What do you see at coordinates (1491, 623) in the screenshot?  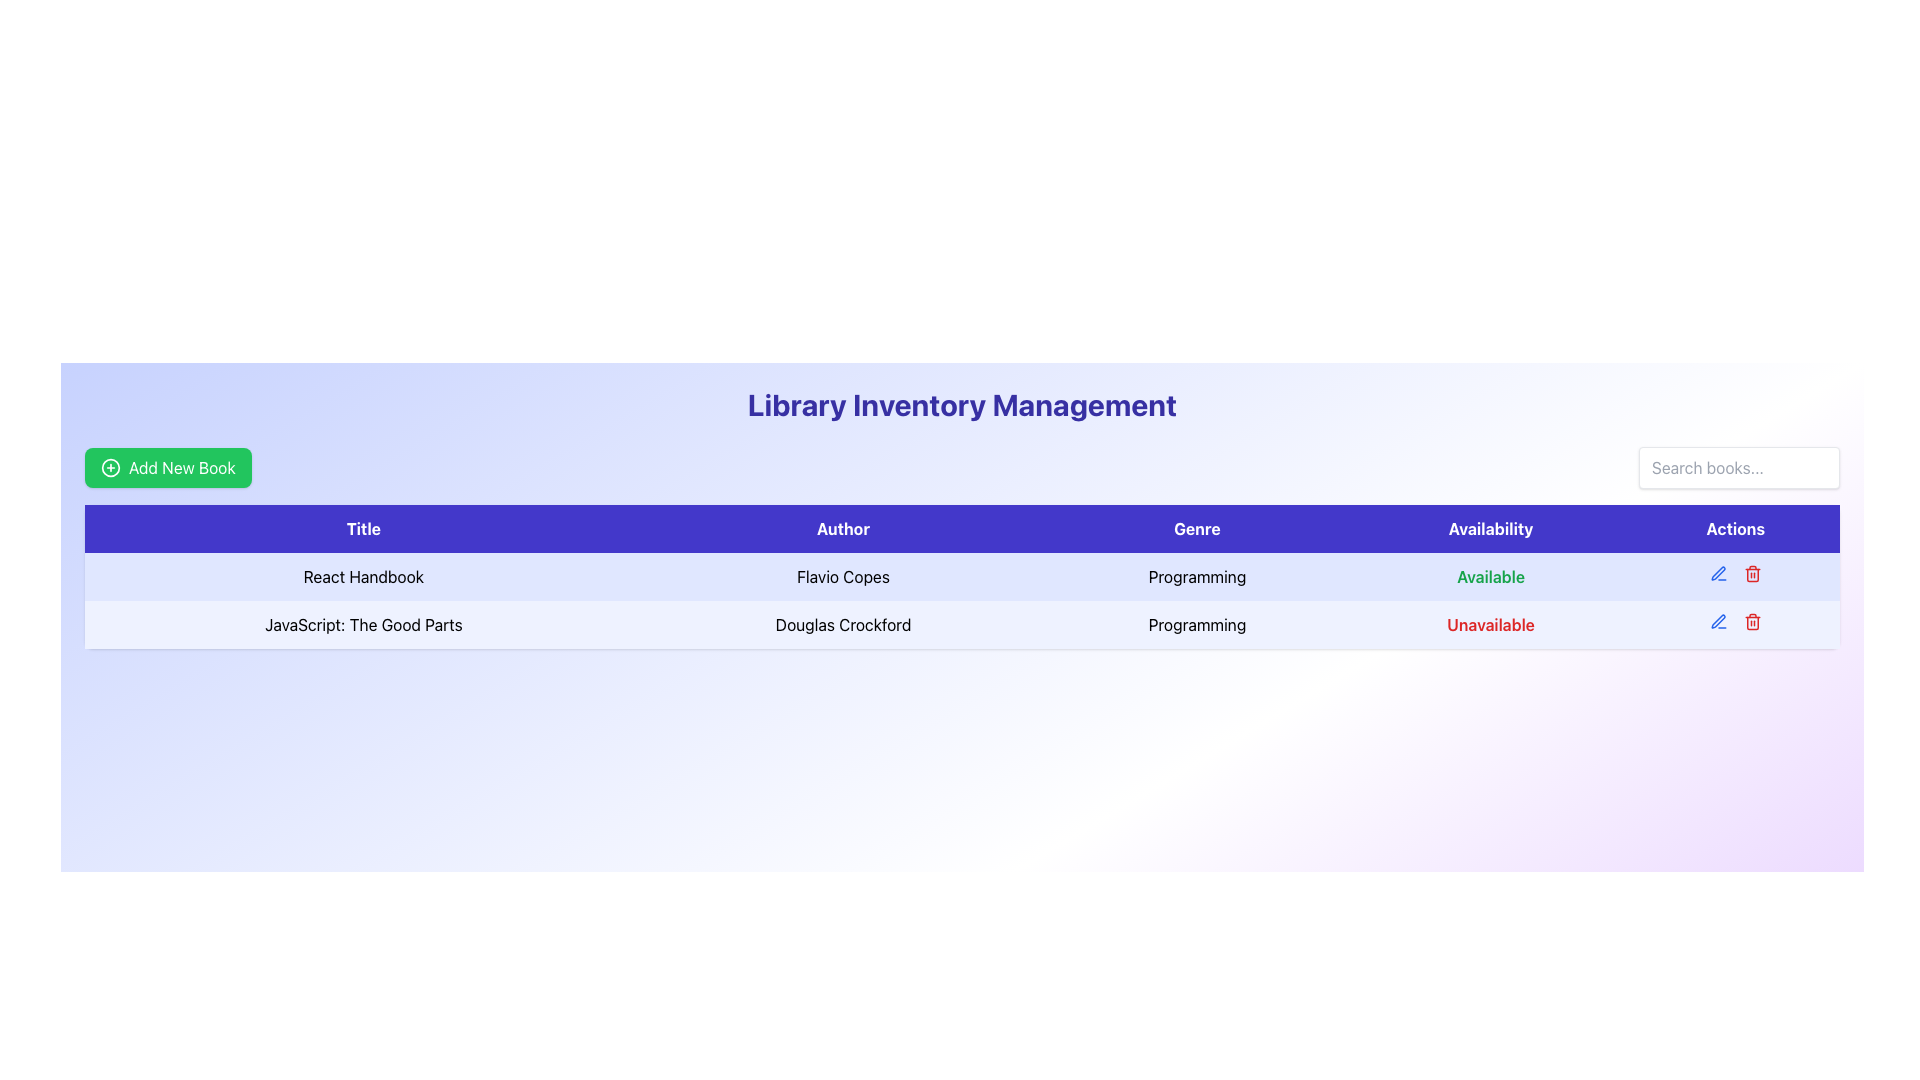 I see `the status indicator text label in the 'Availability' column of the second row, which indicates that the item is currently not available` at bounding box center [1491, 623].